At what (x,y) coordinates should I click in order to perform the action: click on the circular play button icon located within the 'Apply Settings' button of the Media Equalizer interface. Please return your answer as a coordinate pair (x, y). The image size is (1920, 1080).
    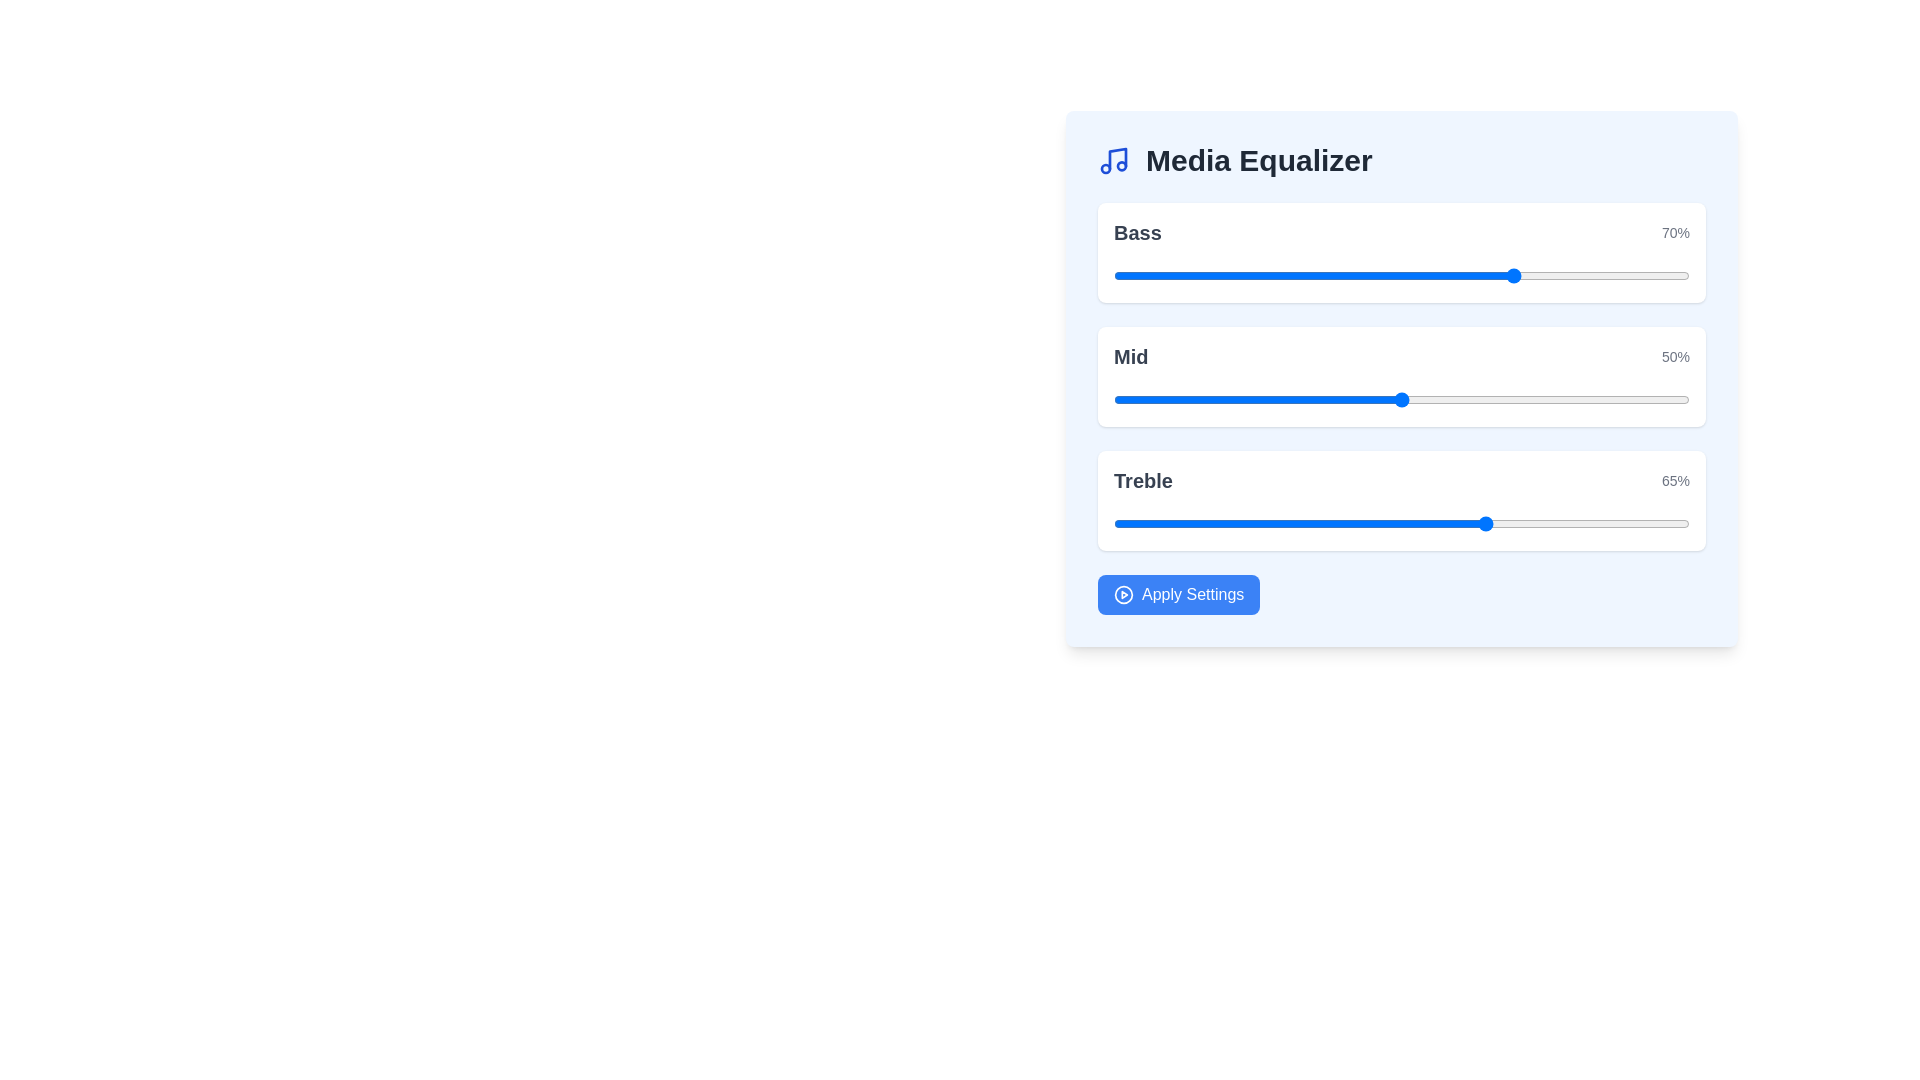
    Looking at the image, I should click on (1123, 593).